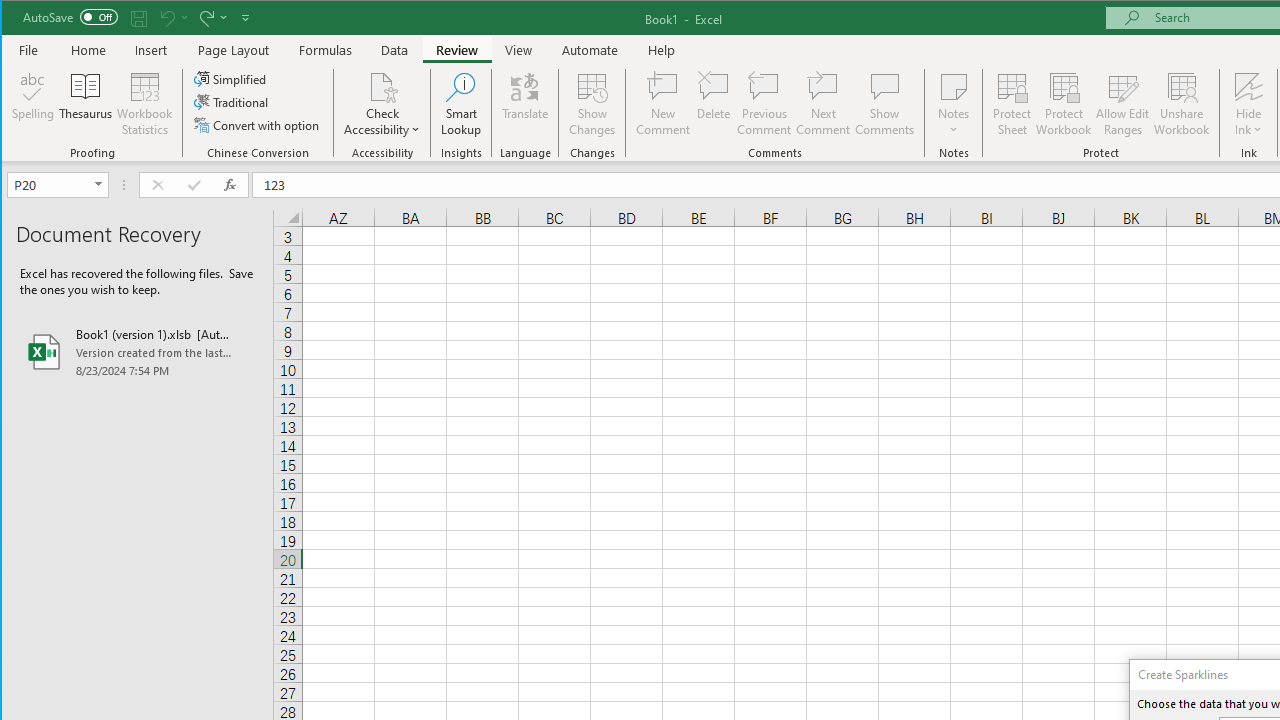 Image resolution: width=1280 pixels, height=720 pixels. I want to click on 'Previous Comment', so click(763, 104).